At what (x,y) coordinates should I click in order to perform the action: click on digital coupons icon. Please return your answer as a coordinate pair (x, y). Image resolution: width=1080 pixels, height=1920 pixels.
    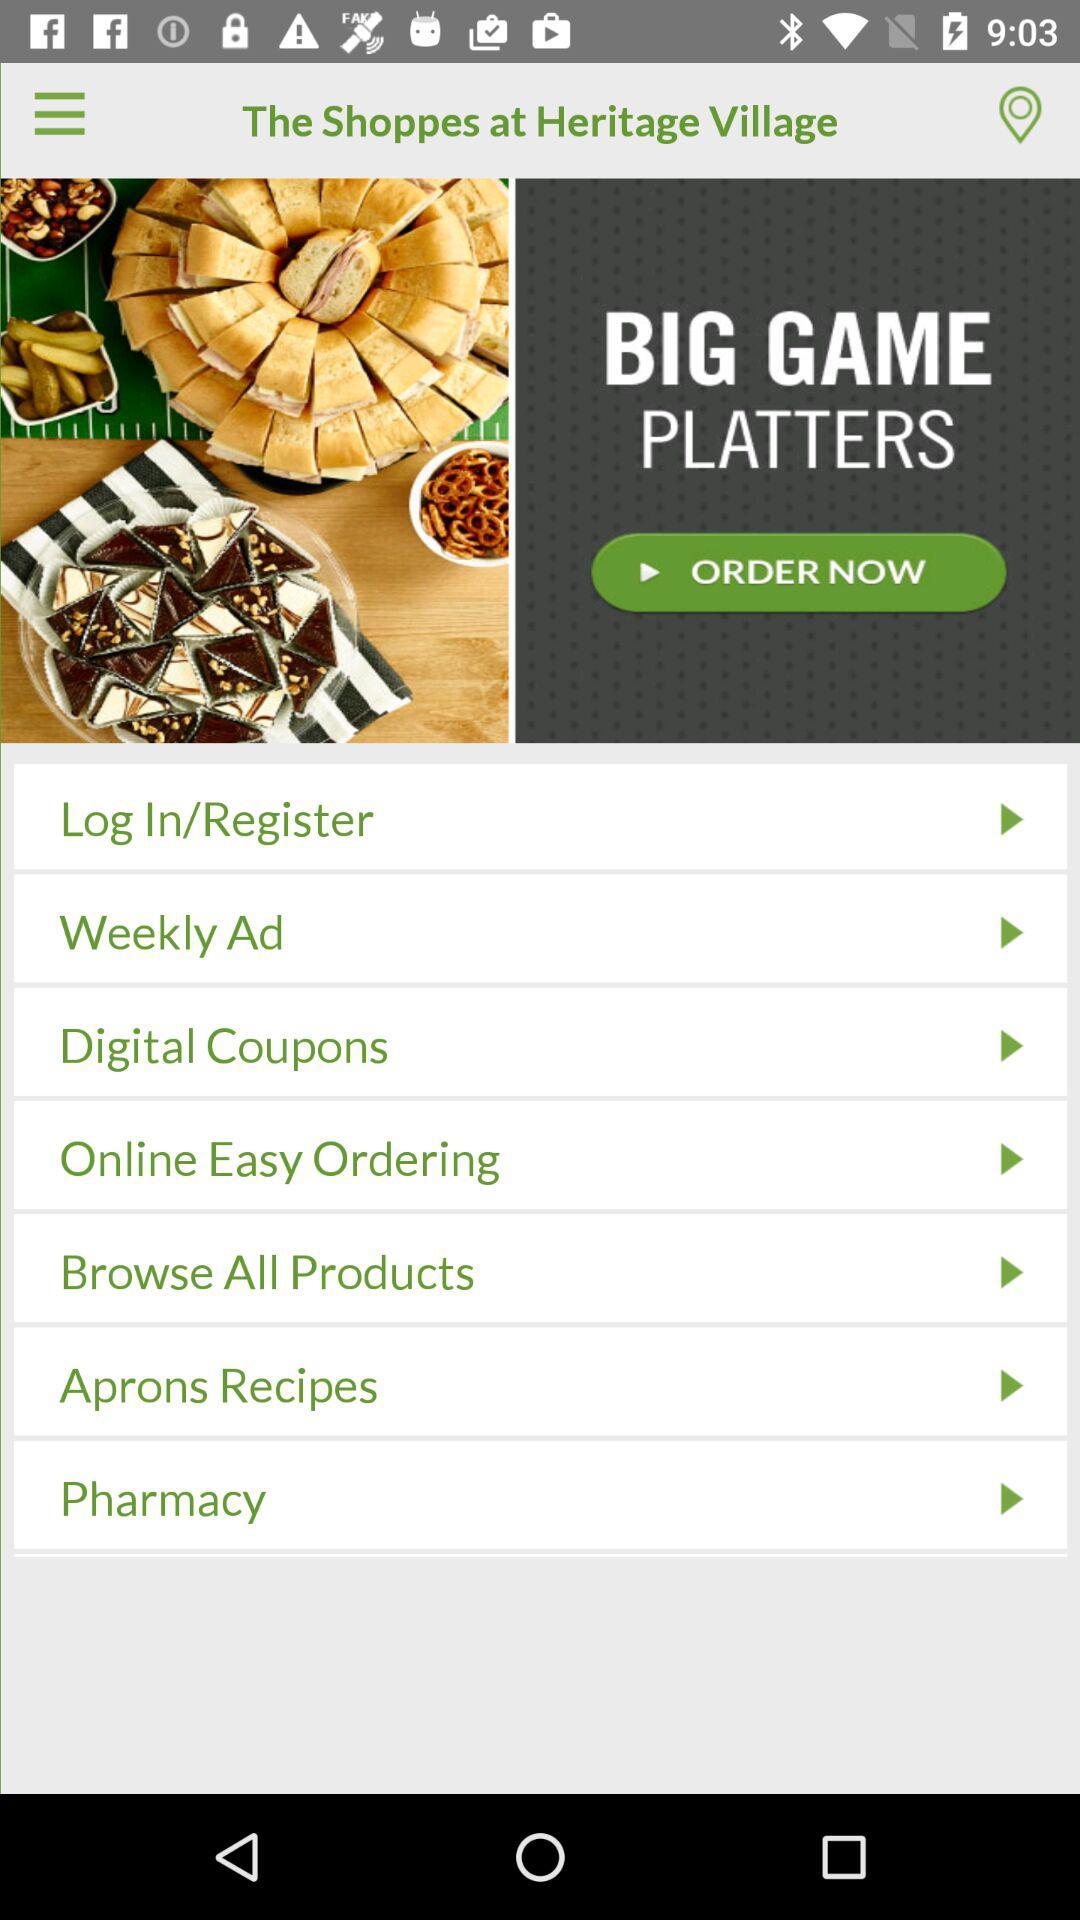
    Looking at the image, I should click on (1011, 1045).